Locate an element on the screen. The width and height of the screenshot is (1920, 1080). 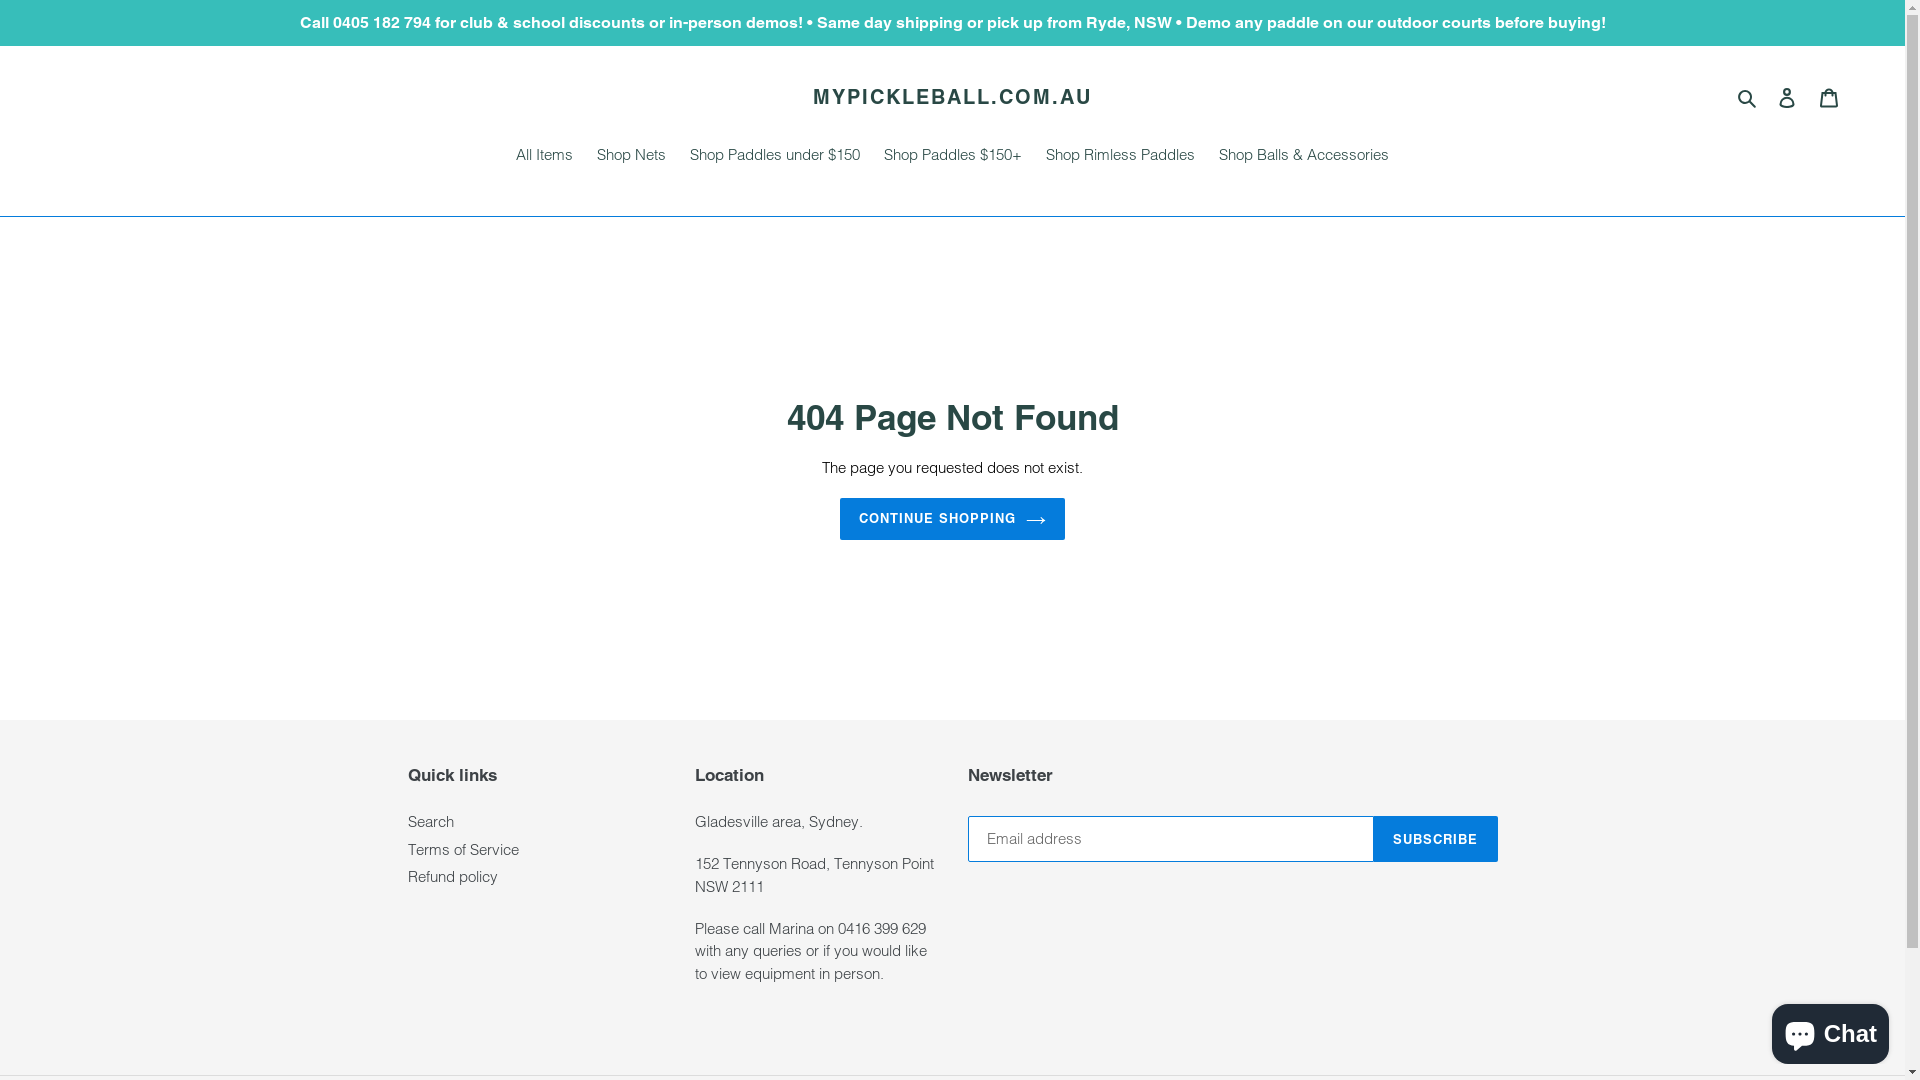
'Shop Rimless Paddles' is located at coordinates (1036, 156).